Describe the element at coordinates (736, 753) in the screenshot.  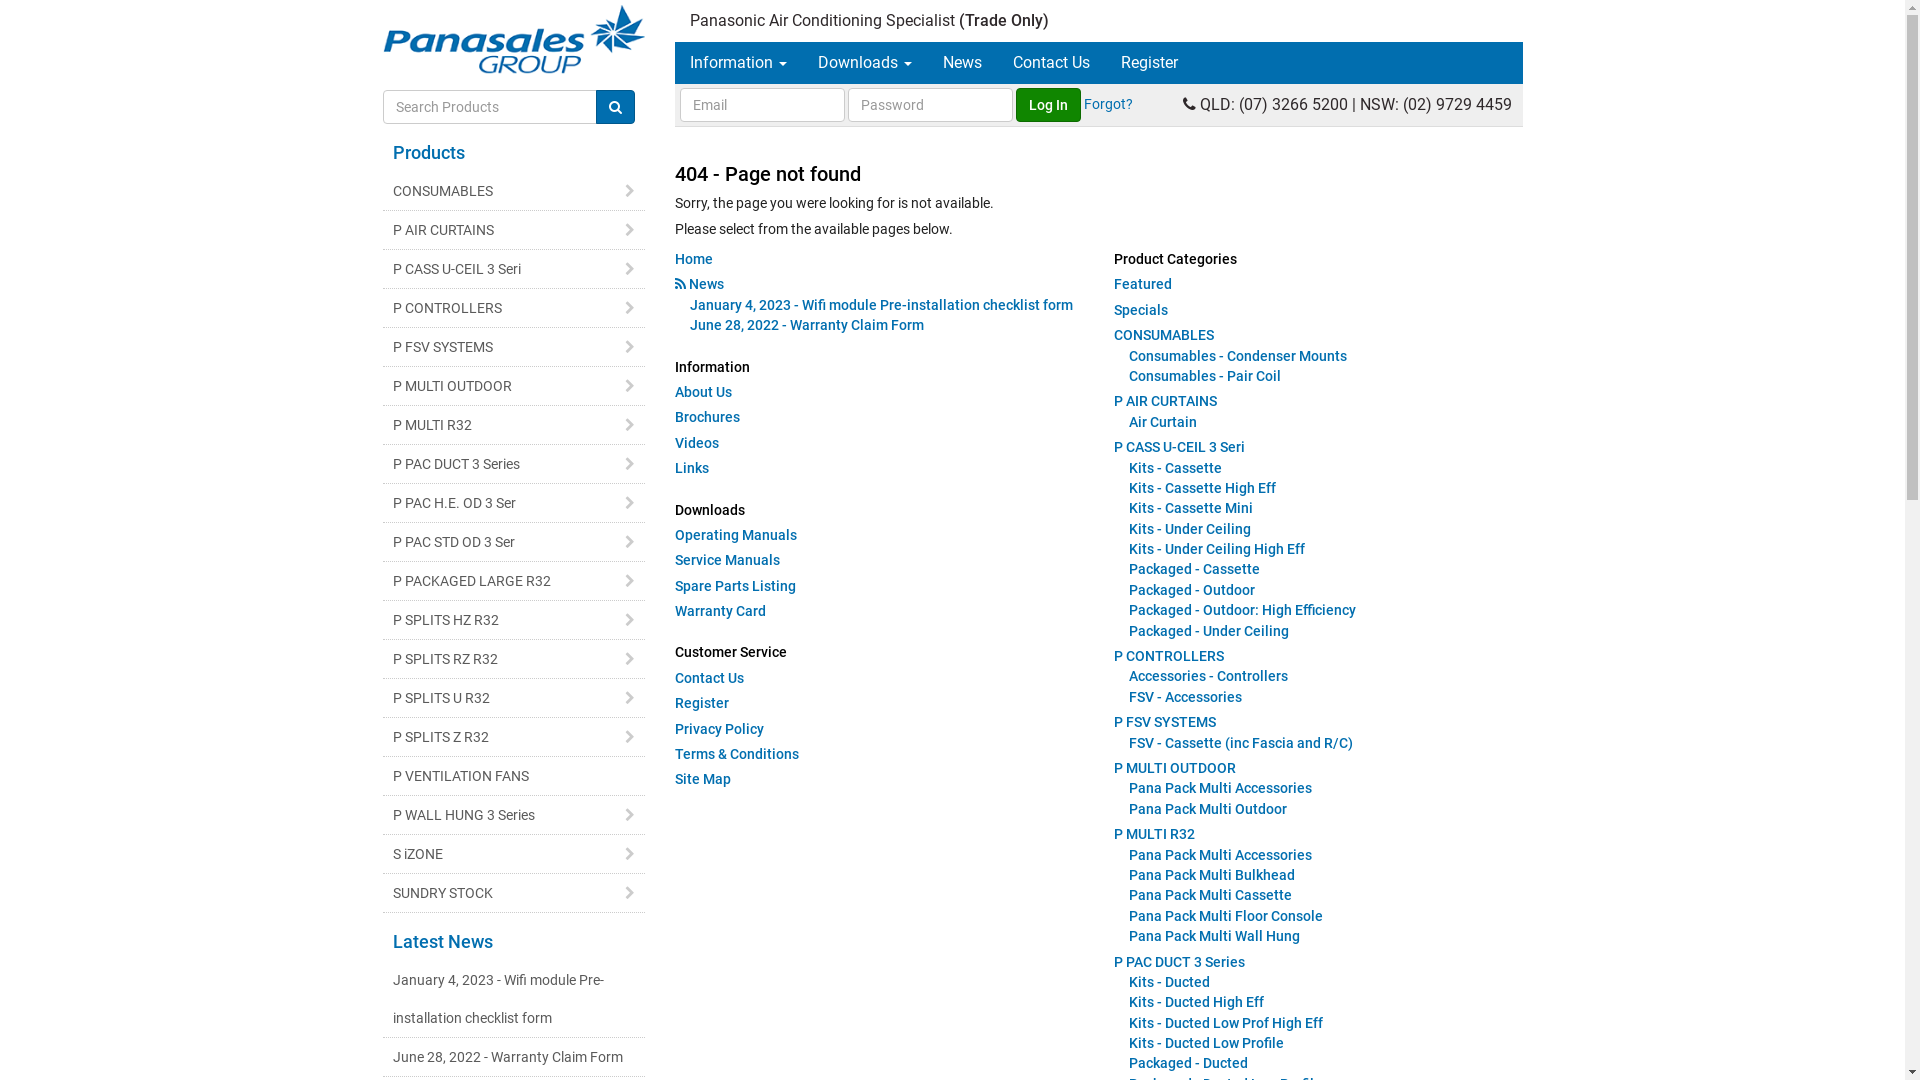
I see `'Terms & Conditions'` at that location.